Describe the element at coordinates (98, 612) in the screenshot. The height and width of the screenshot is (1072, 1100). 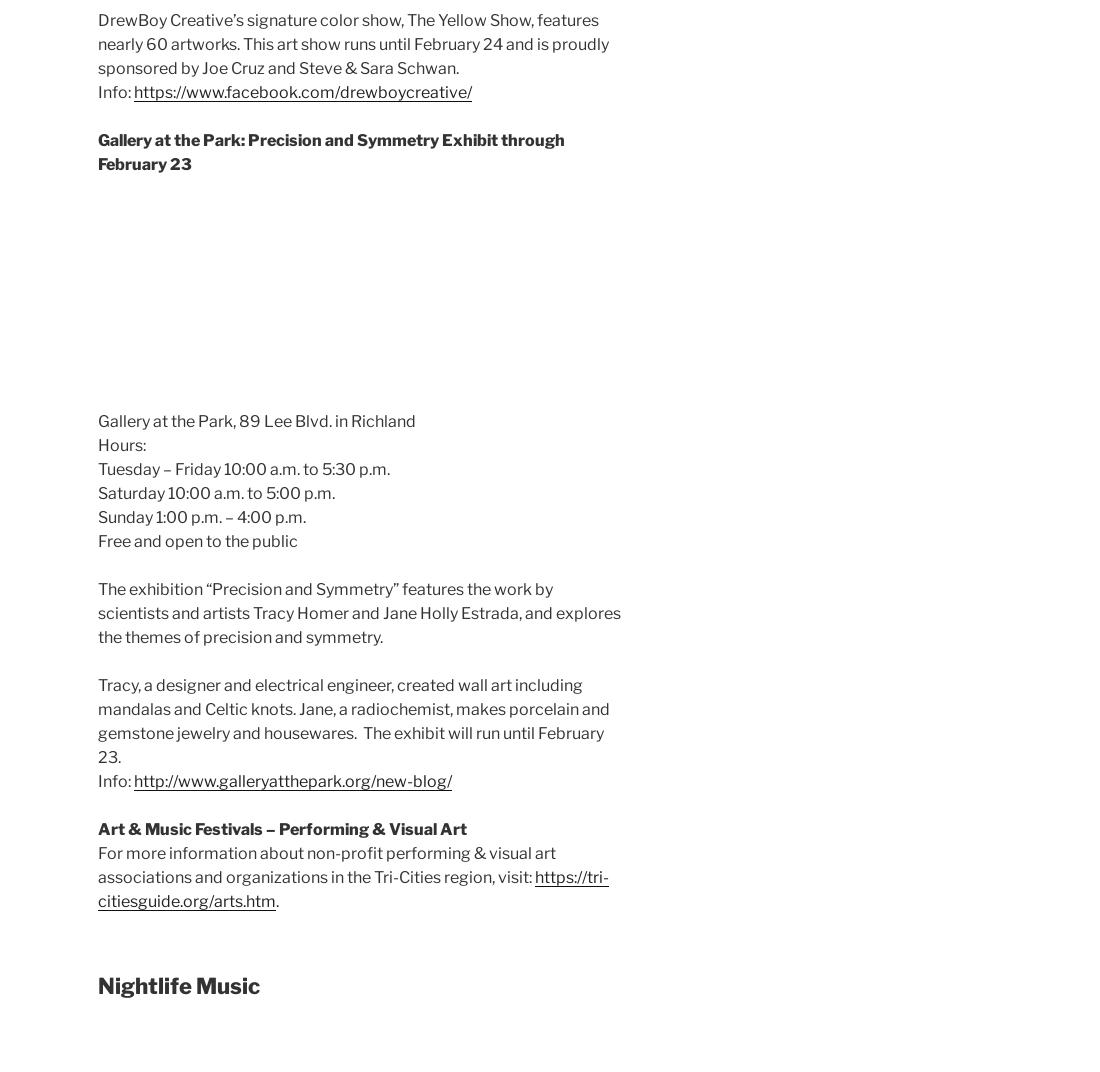
I see `'The exhibition “Precision and Symmetry” features the work by scientists and artists Tracy Homer and Jane Holly Estrada, and explores the themes of precision and symmetry.'` at that location.